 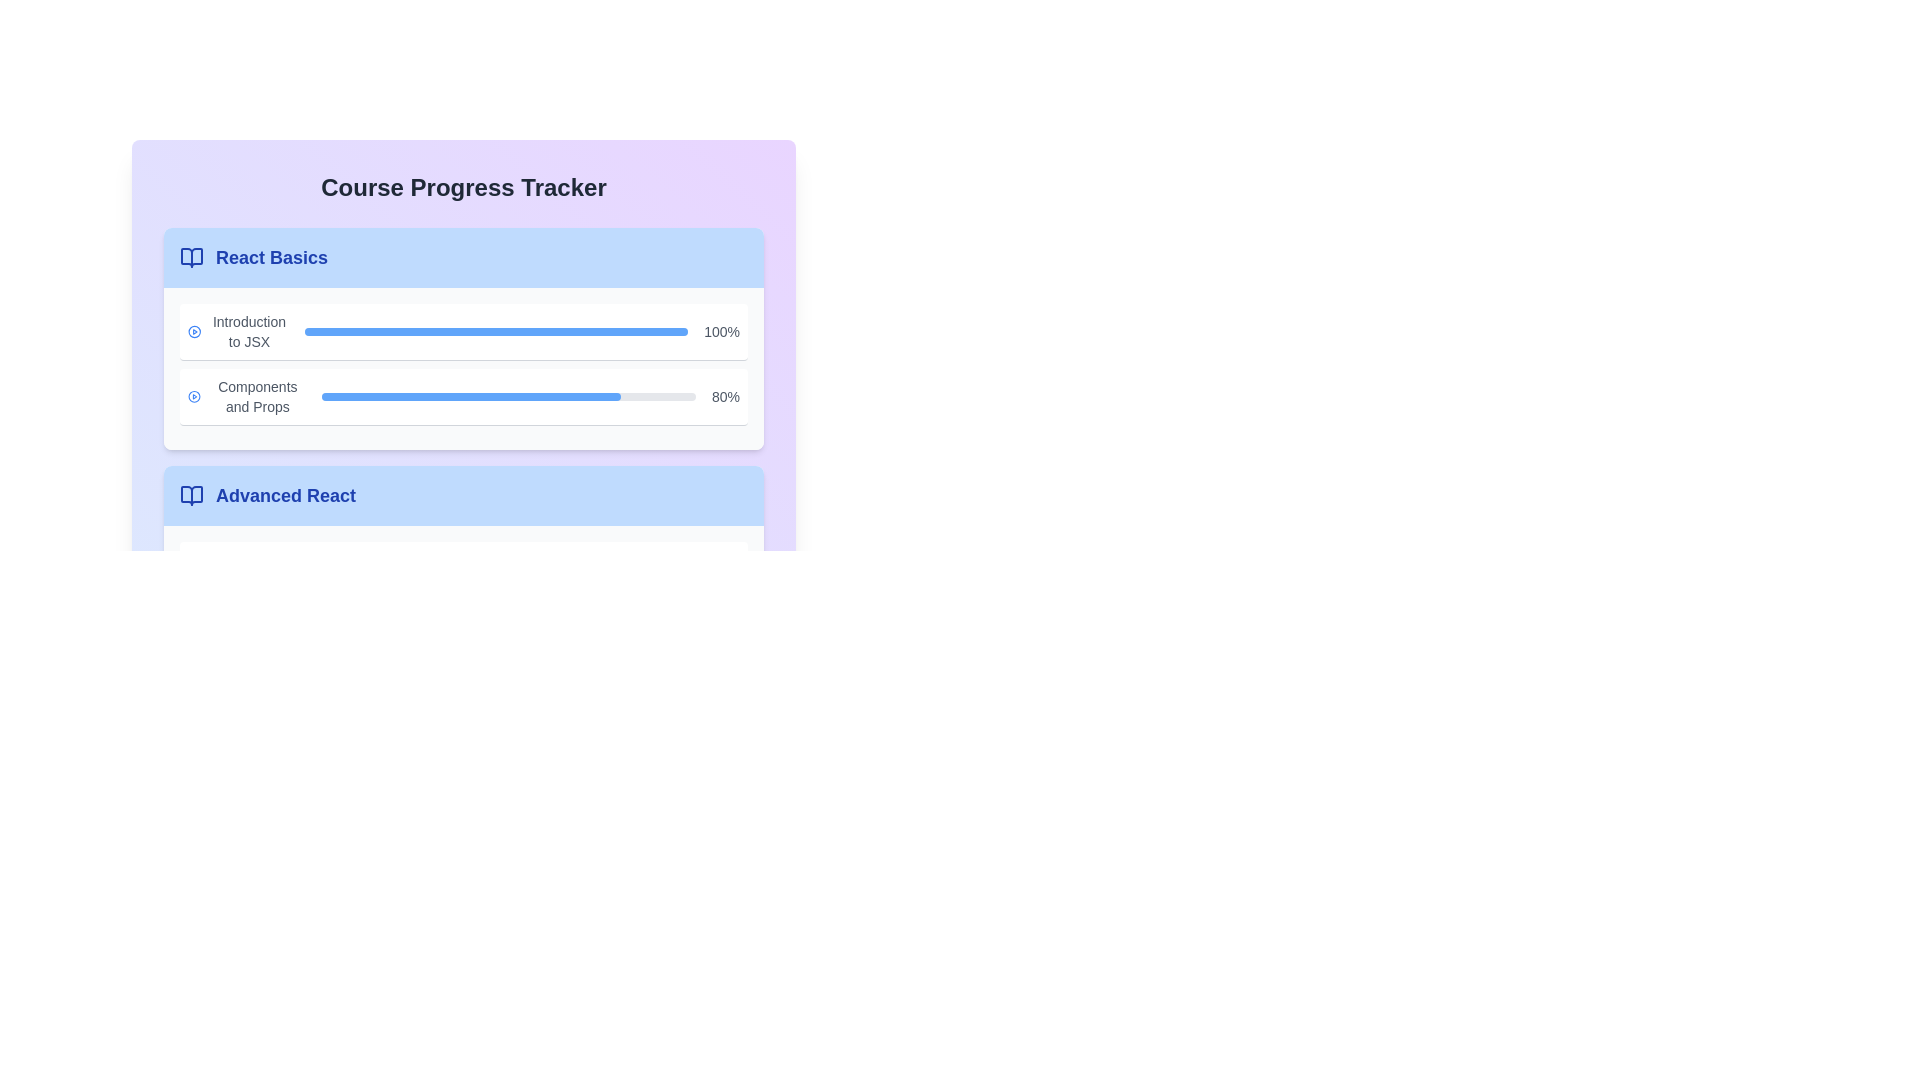 What do you see at coordinates (194, 397) in the screenshot?
I see `the SVG circle representing the play button for the 'Components and Props' course module located in the 'React Basics' section` at bounding box center [194, 397].